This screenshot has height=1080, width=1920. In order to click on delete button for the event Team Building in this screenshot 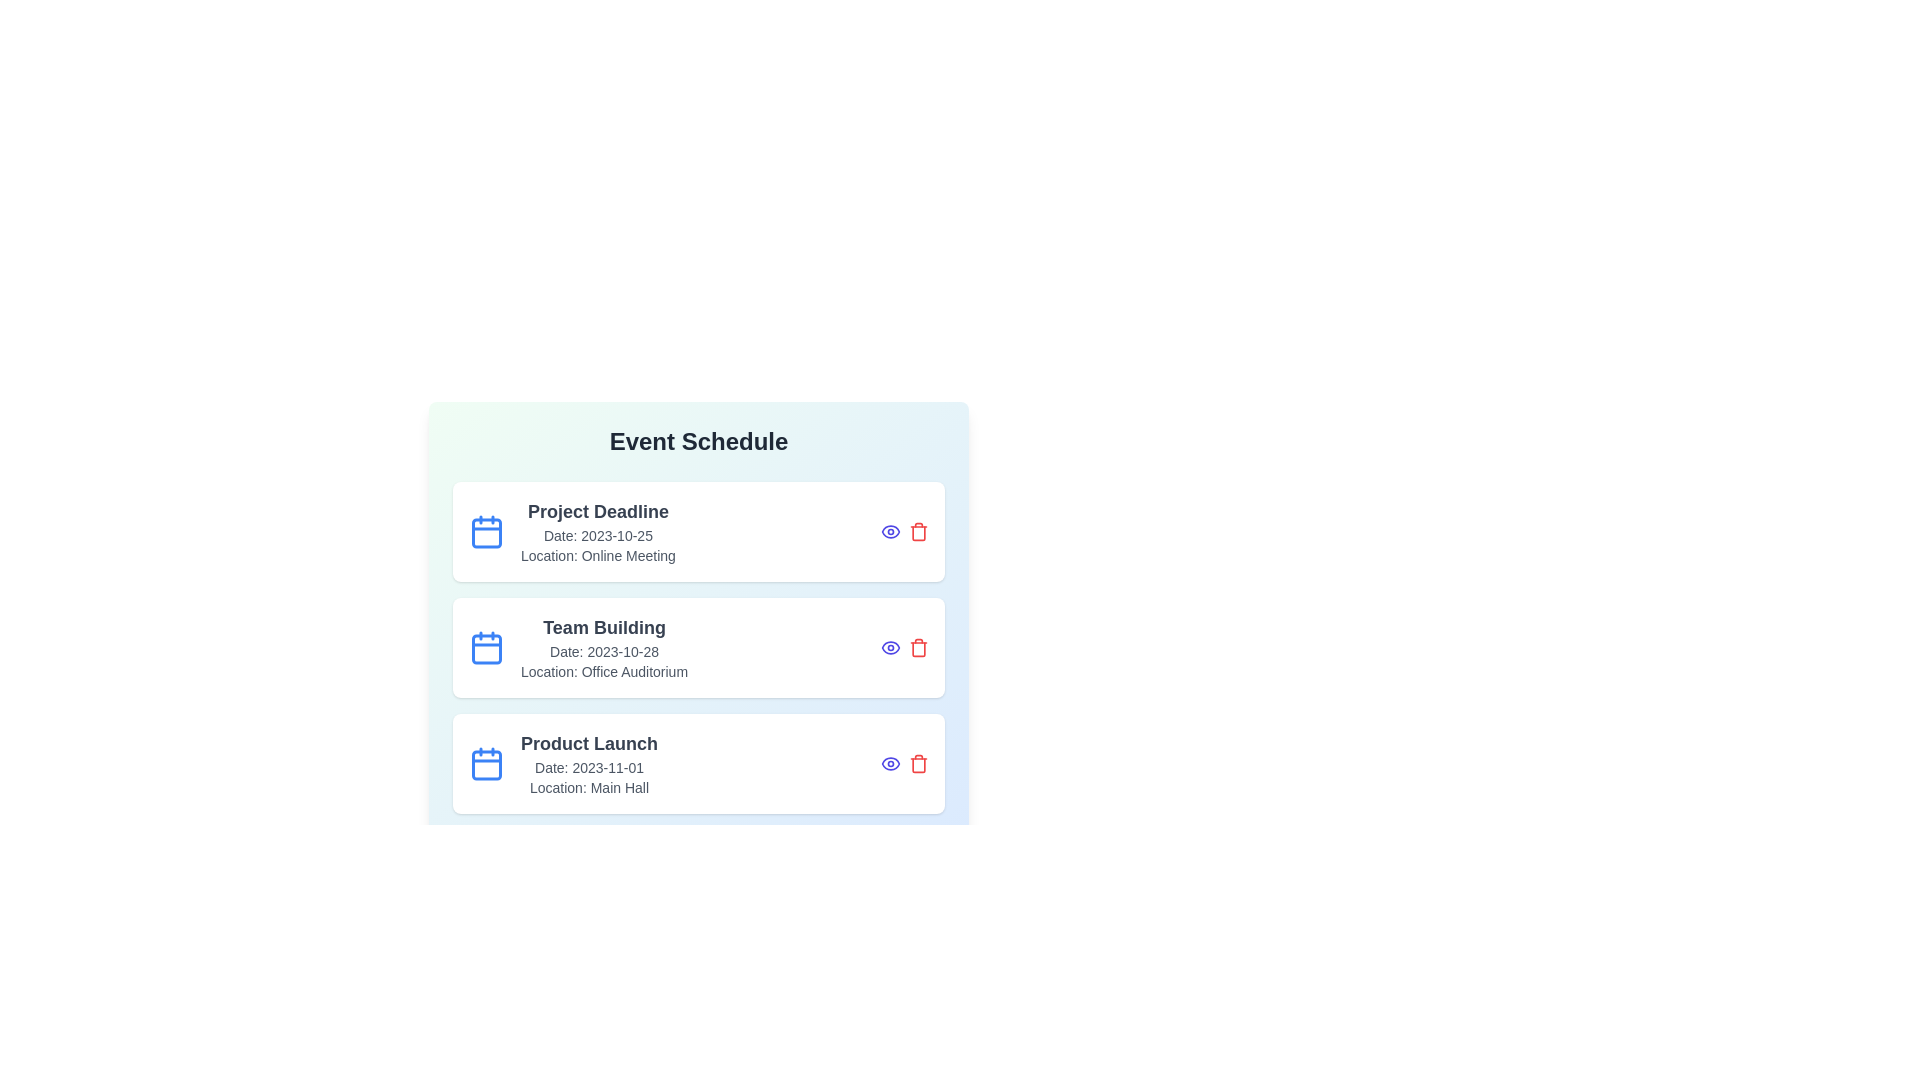, I will do `click(917, 648)`.